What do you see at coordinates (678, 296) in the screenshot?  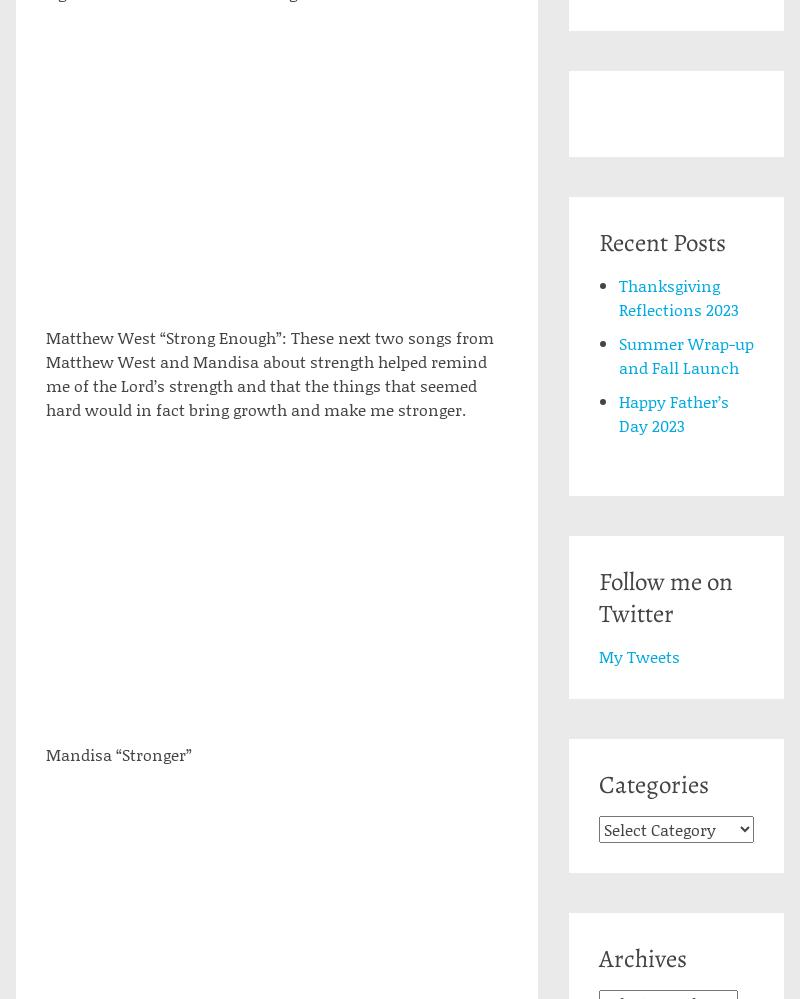 I see `'Thanksgiving Reflections 2023'` at bounding box center [678, 296].